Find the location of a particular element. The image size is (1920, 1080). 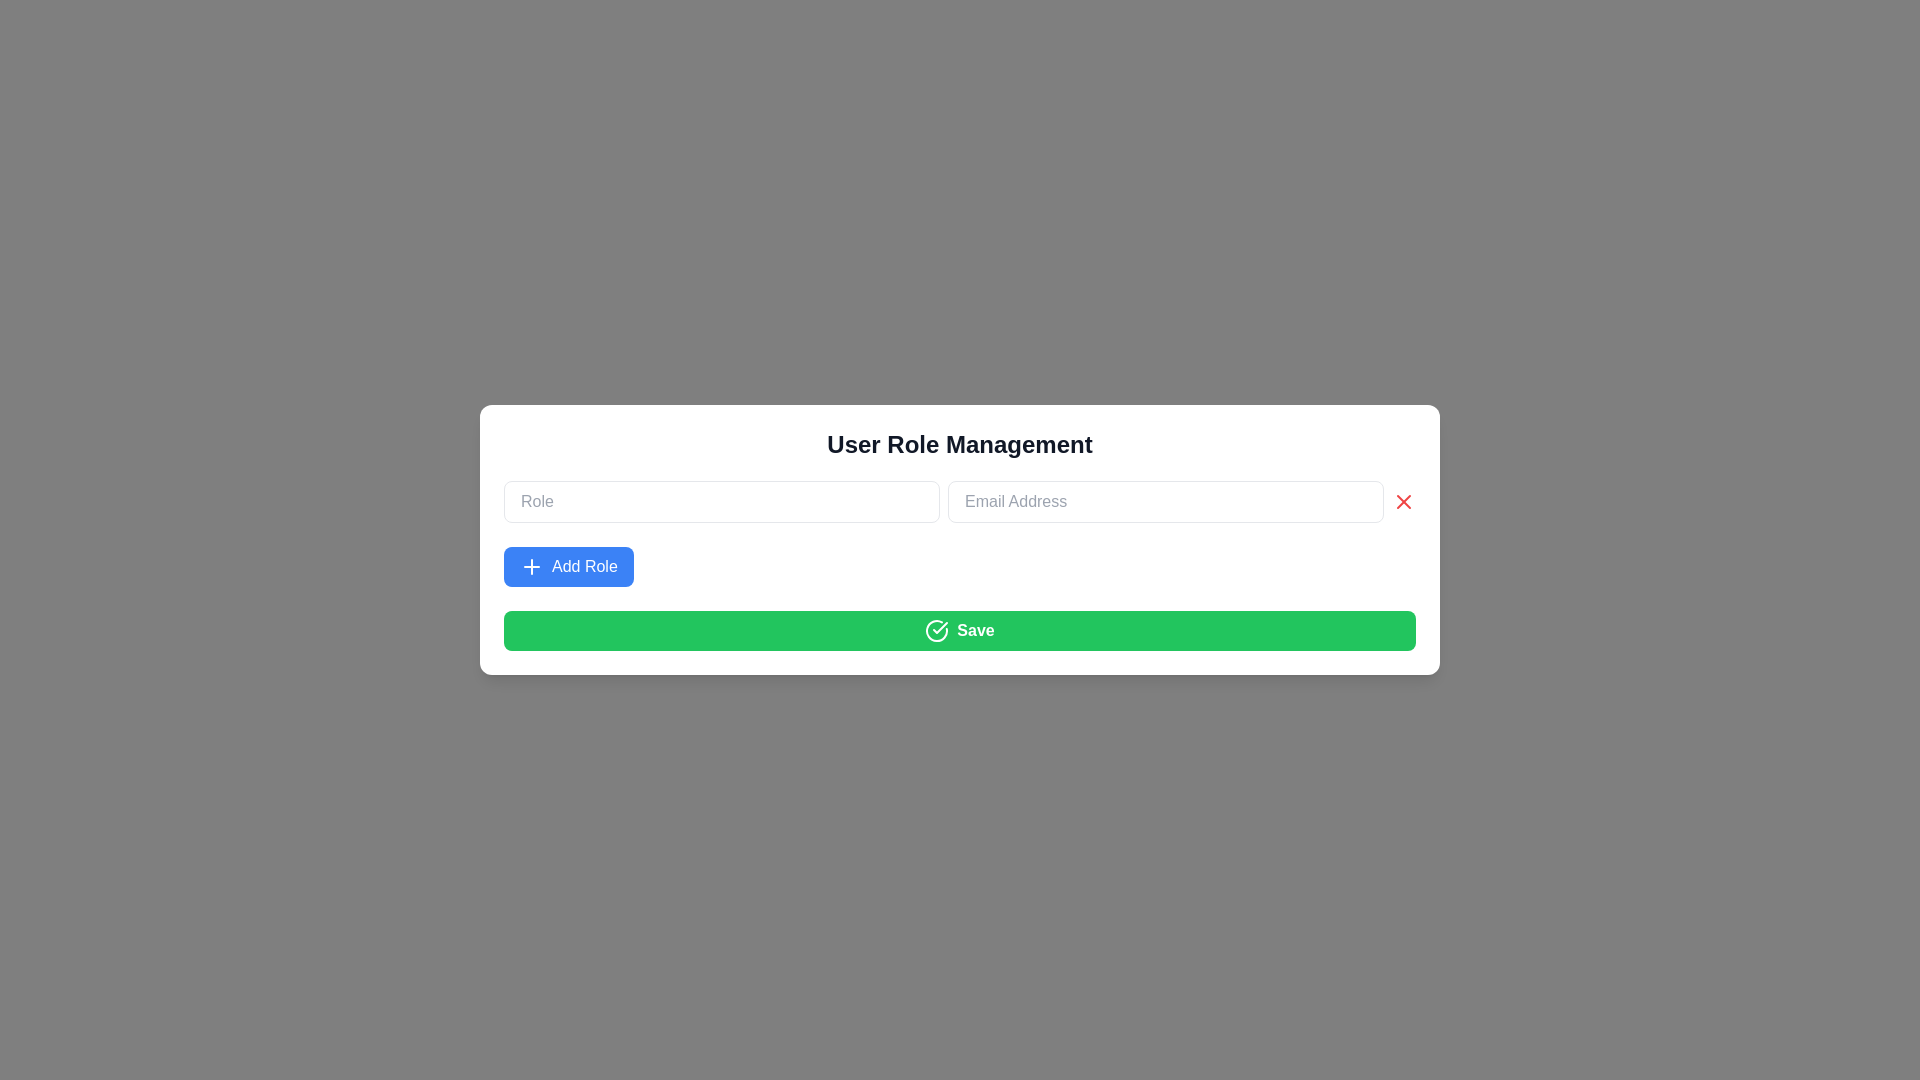

the green 'Save' button with a white checkmark icon at the bottom of the card is located at coordinates (960, 631).